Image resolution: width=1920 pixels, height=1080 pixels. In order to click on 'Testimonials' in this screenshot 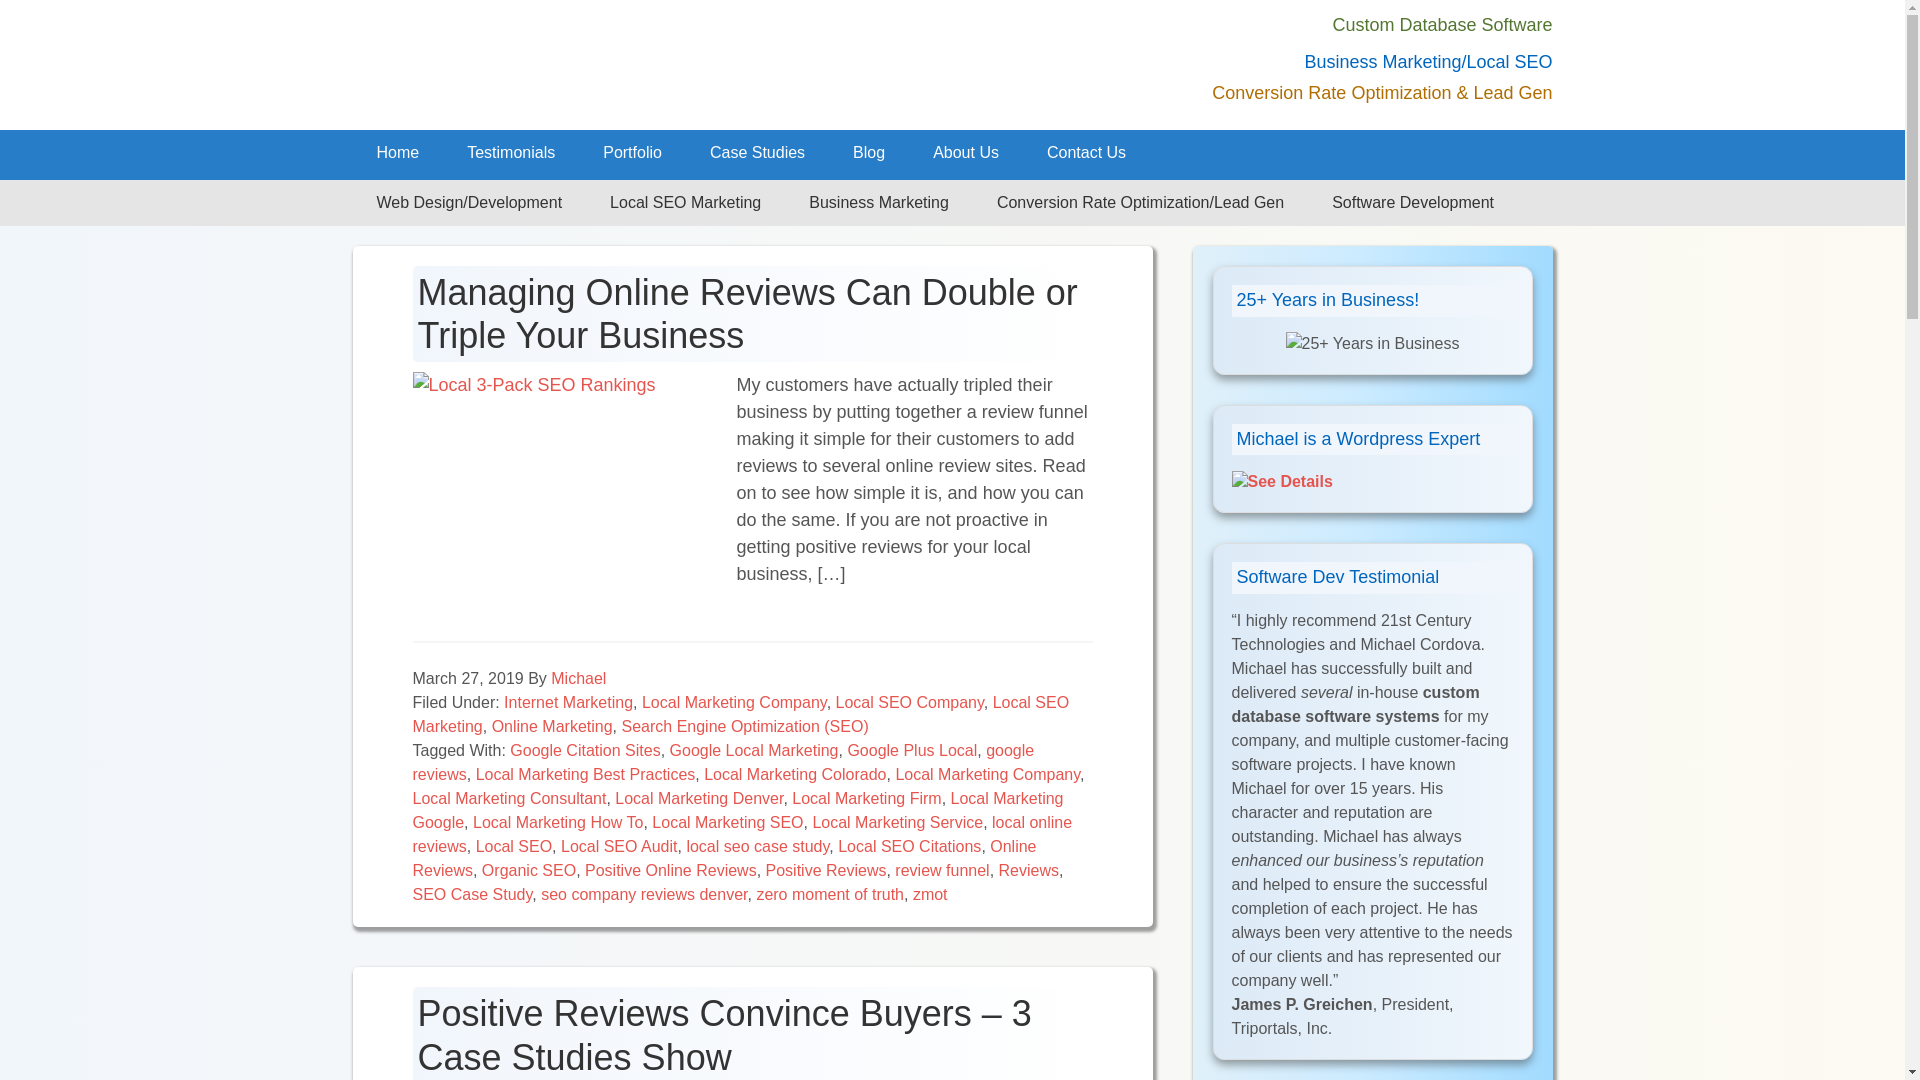, I will do `click(510, 152)`.